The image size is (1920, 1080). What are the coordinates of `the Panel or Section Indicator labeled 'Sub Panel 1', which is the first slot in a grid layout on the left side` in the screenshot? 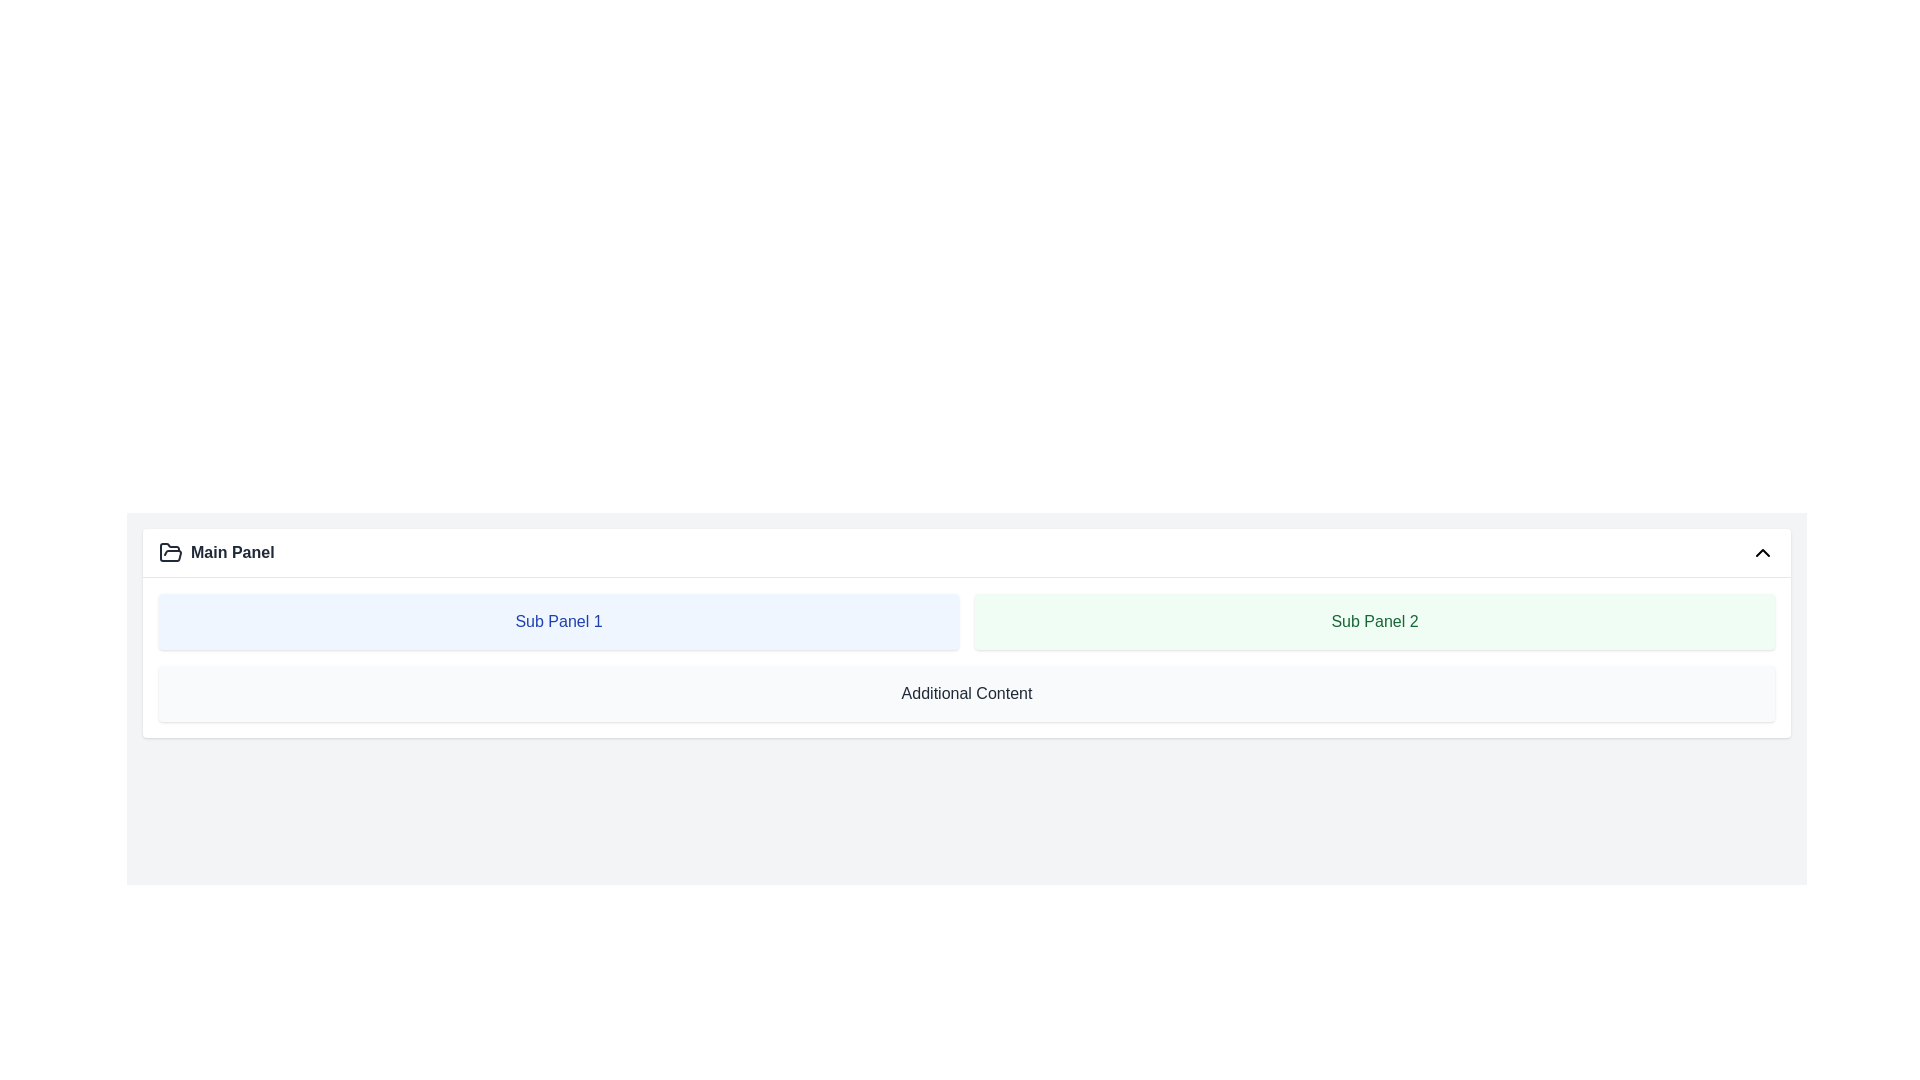 It's located at (558, 620).